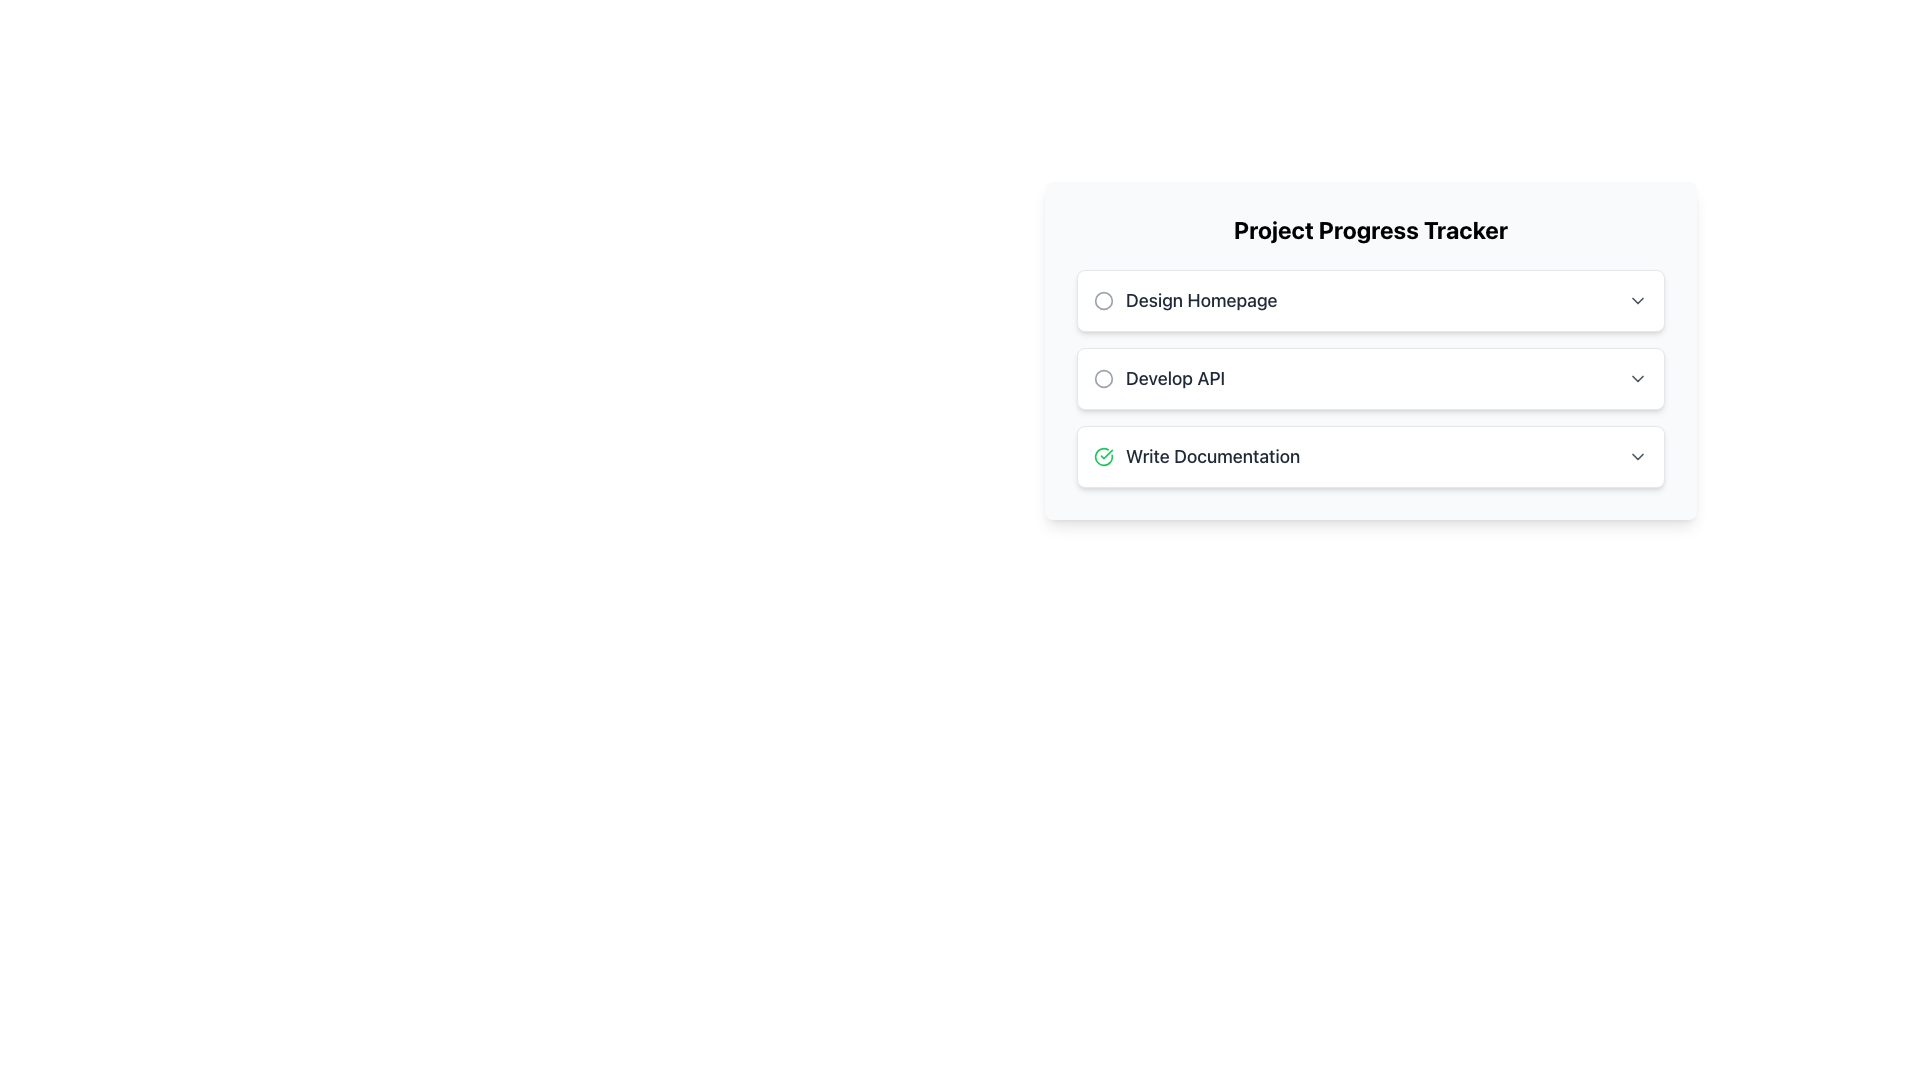 The image size is (1920, 1080). I want to click on the circular icon with a thin outline located in the top-left corner of the 'Design Homepage' task in the vertical list of tasks, so click(1103, 300).